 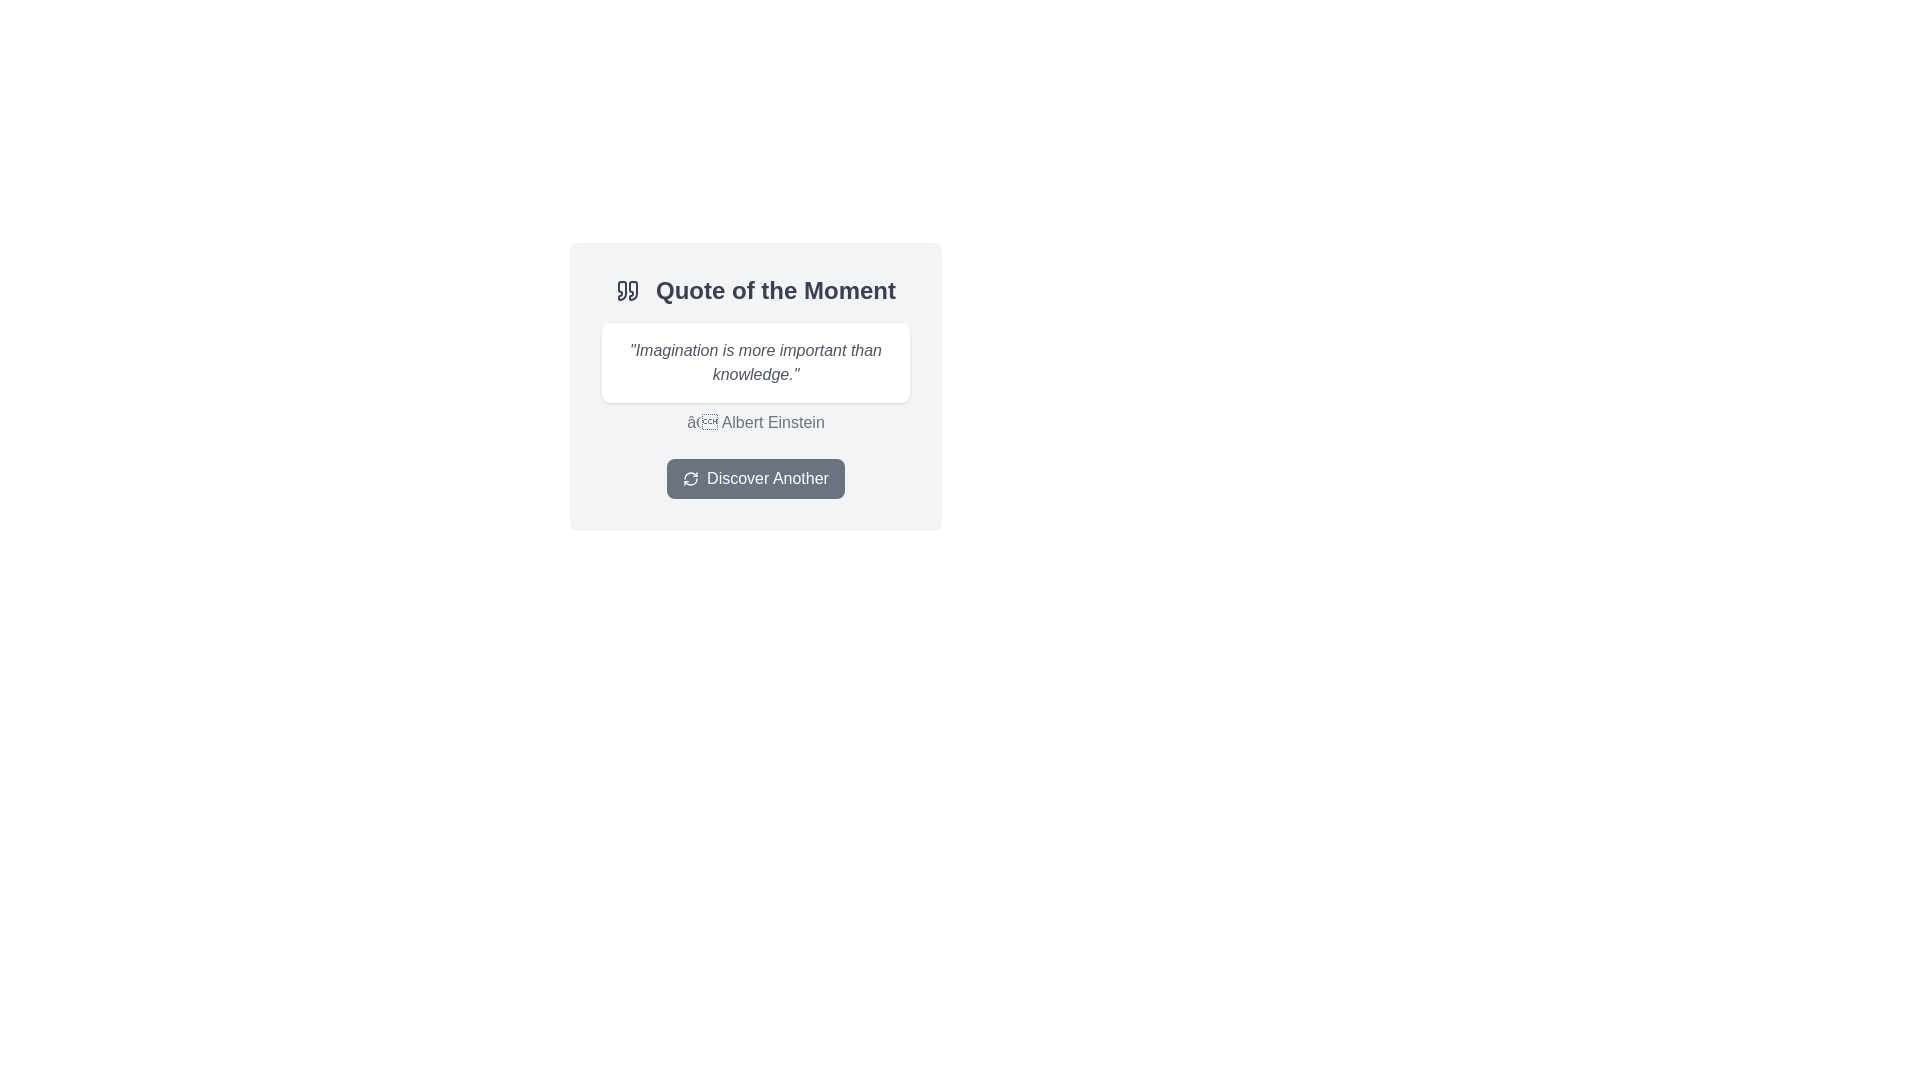 What do you see at coordinates (691, 478) in the screenshot?
I see `the 'Discover Another' button that features a circular refresh icon on the left side, located at the bottom of the 'Quote of the Moment' section` at bounding box center [691, 478].